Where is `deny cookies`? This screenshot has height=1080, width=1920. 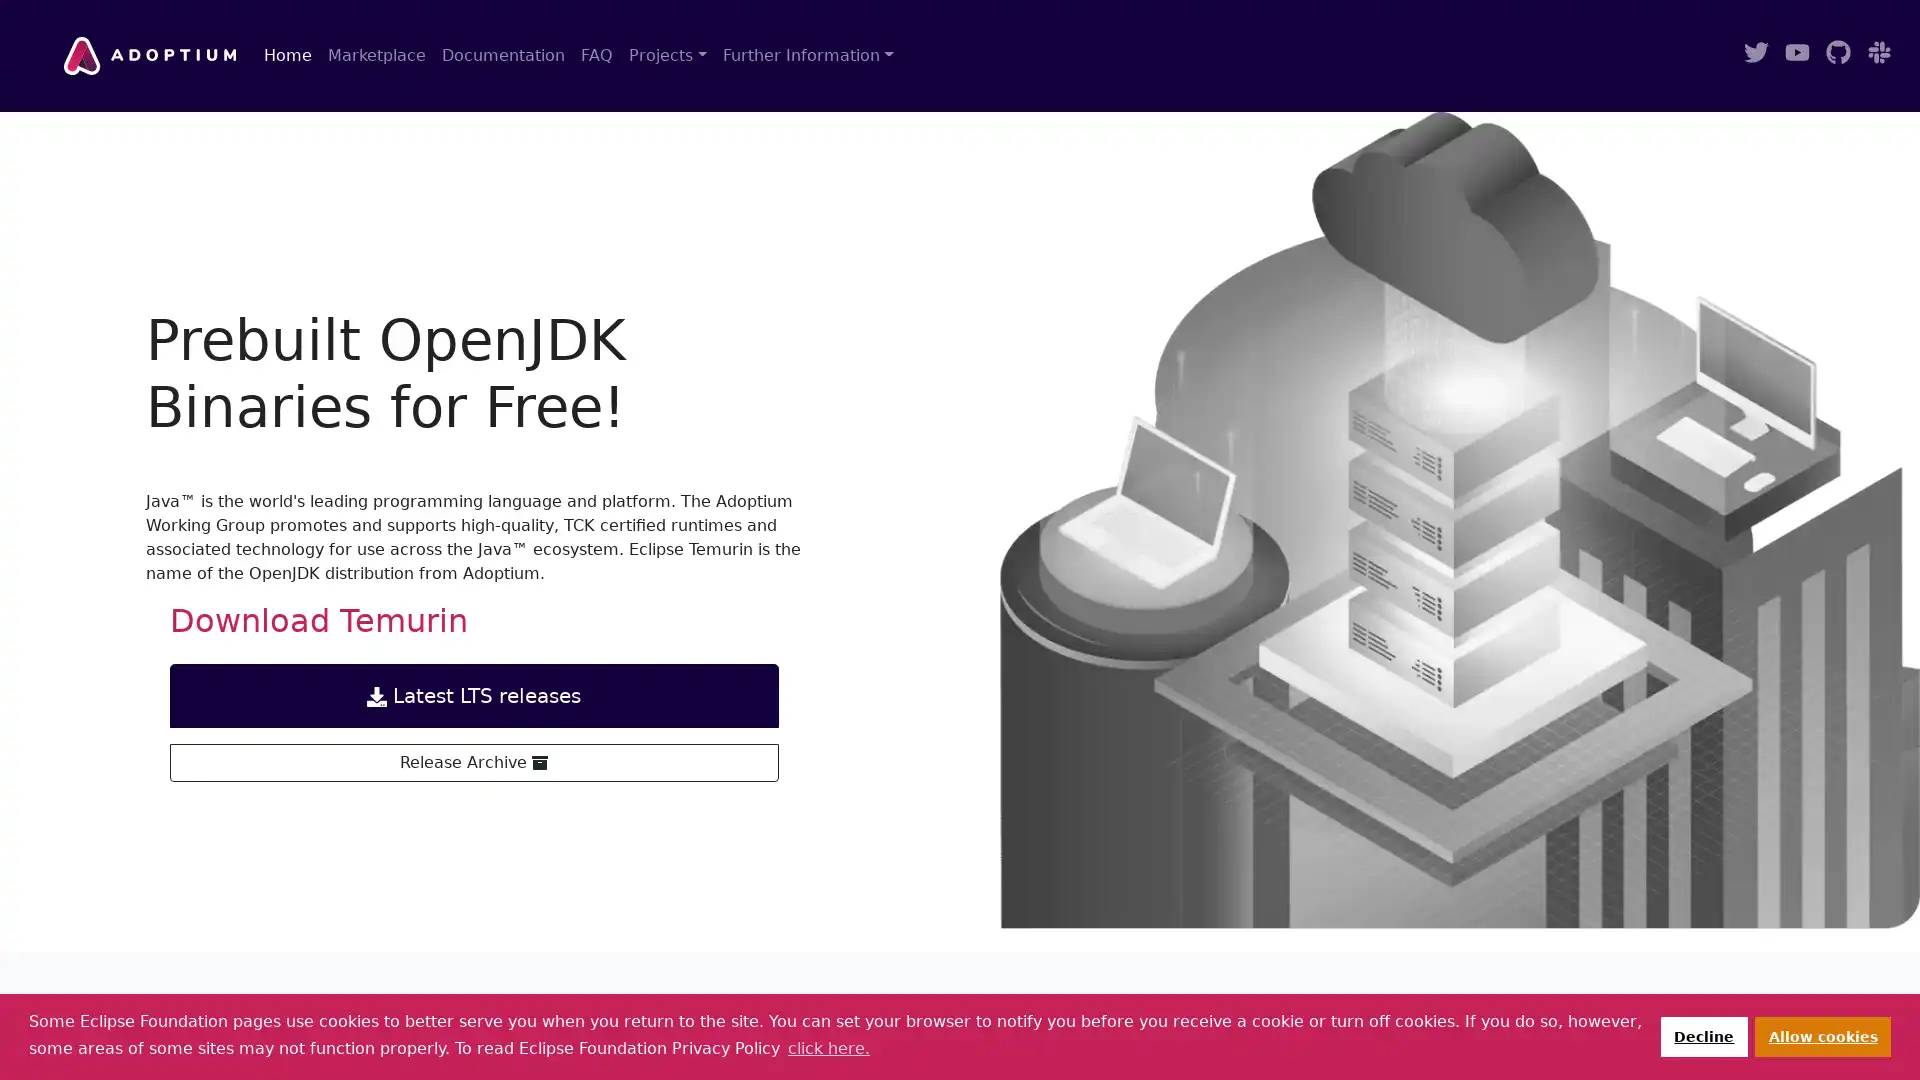 deny cookies is located at coordinates (1702, 1035).